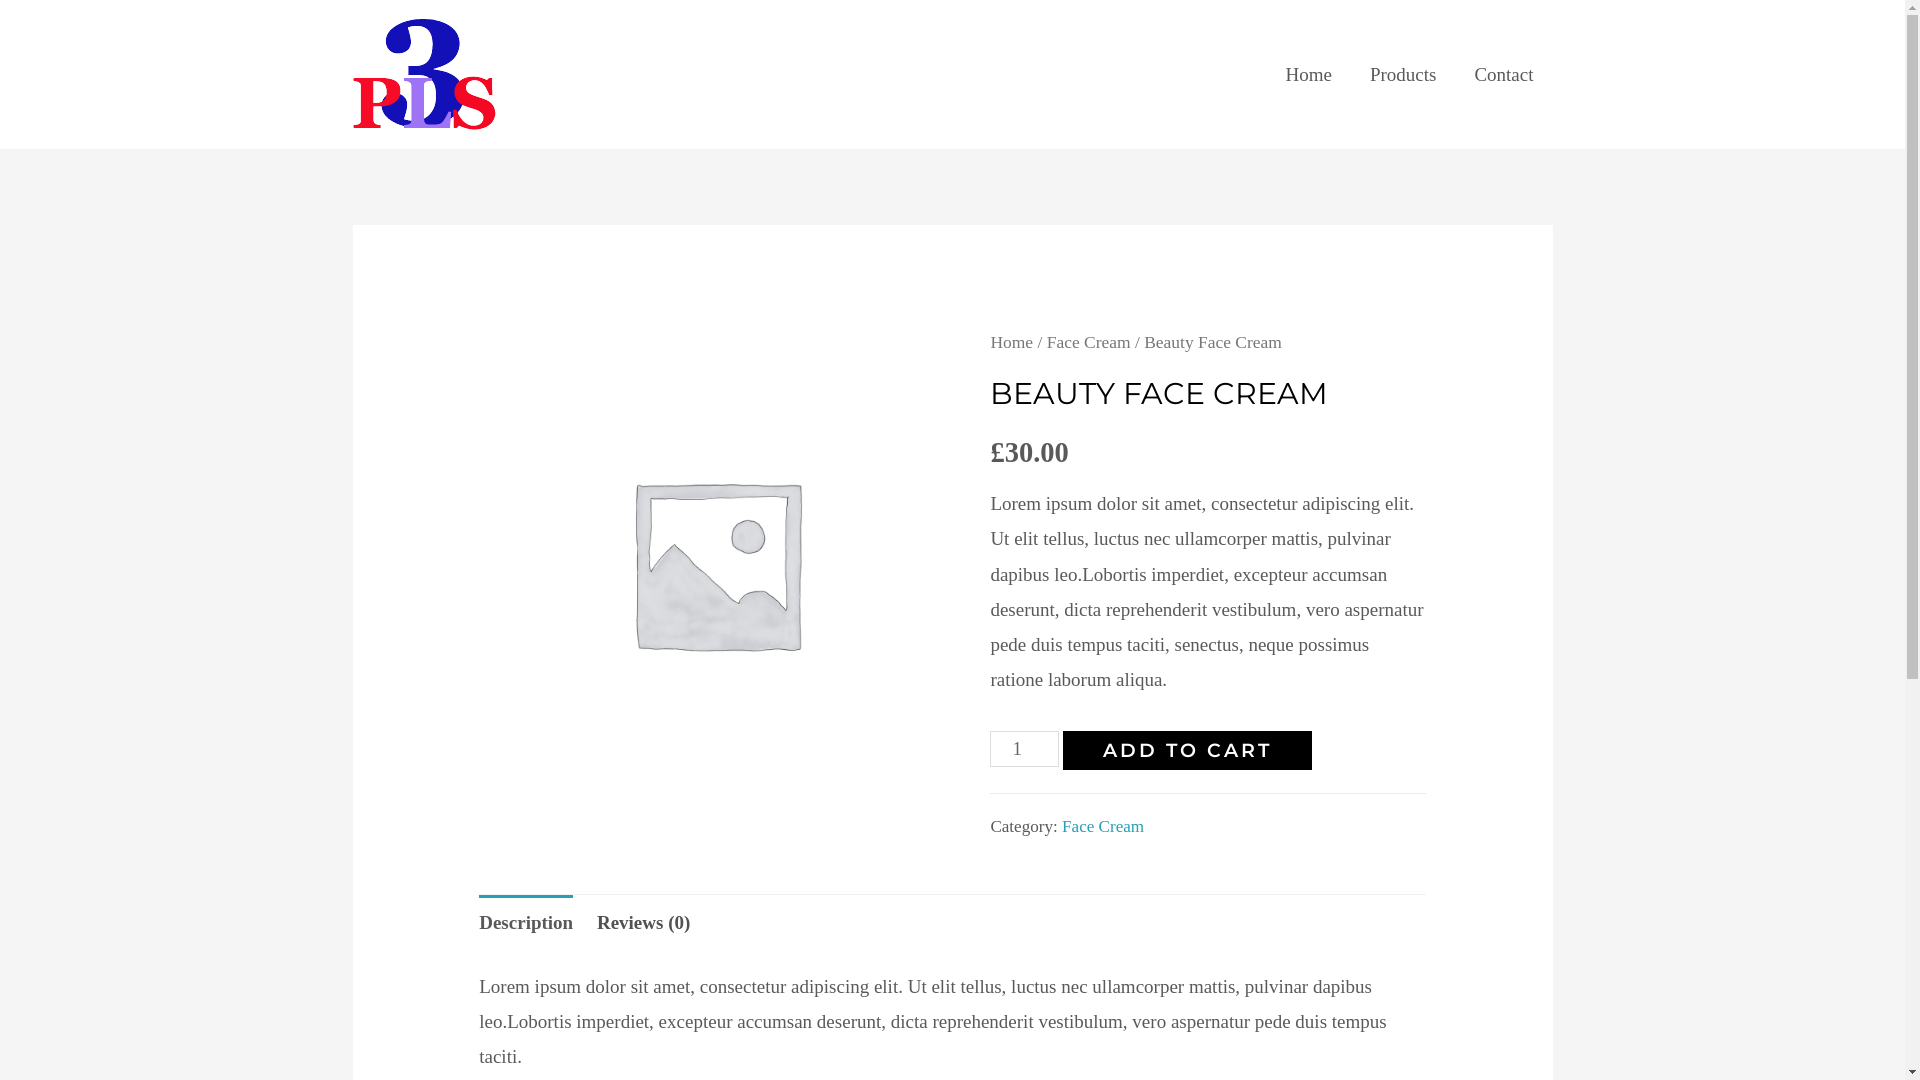 This screenshot has width=1920, height=1080. What do you see at coordinates (989, 748) in the screenshot?
I see `'Qty'` at bounding box center [989, 748].